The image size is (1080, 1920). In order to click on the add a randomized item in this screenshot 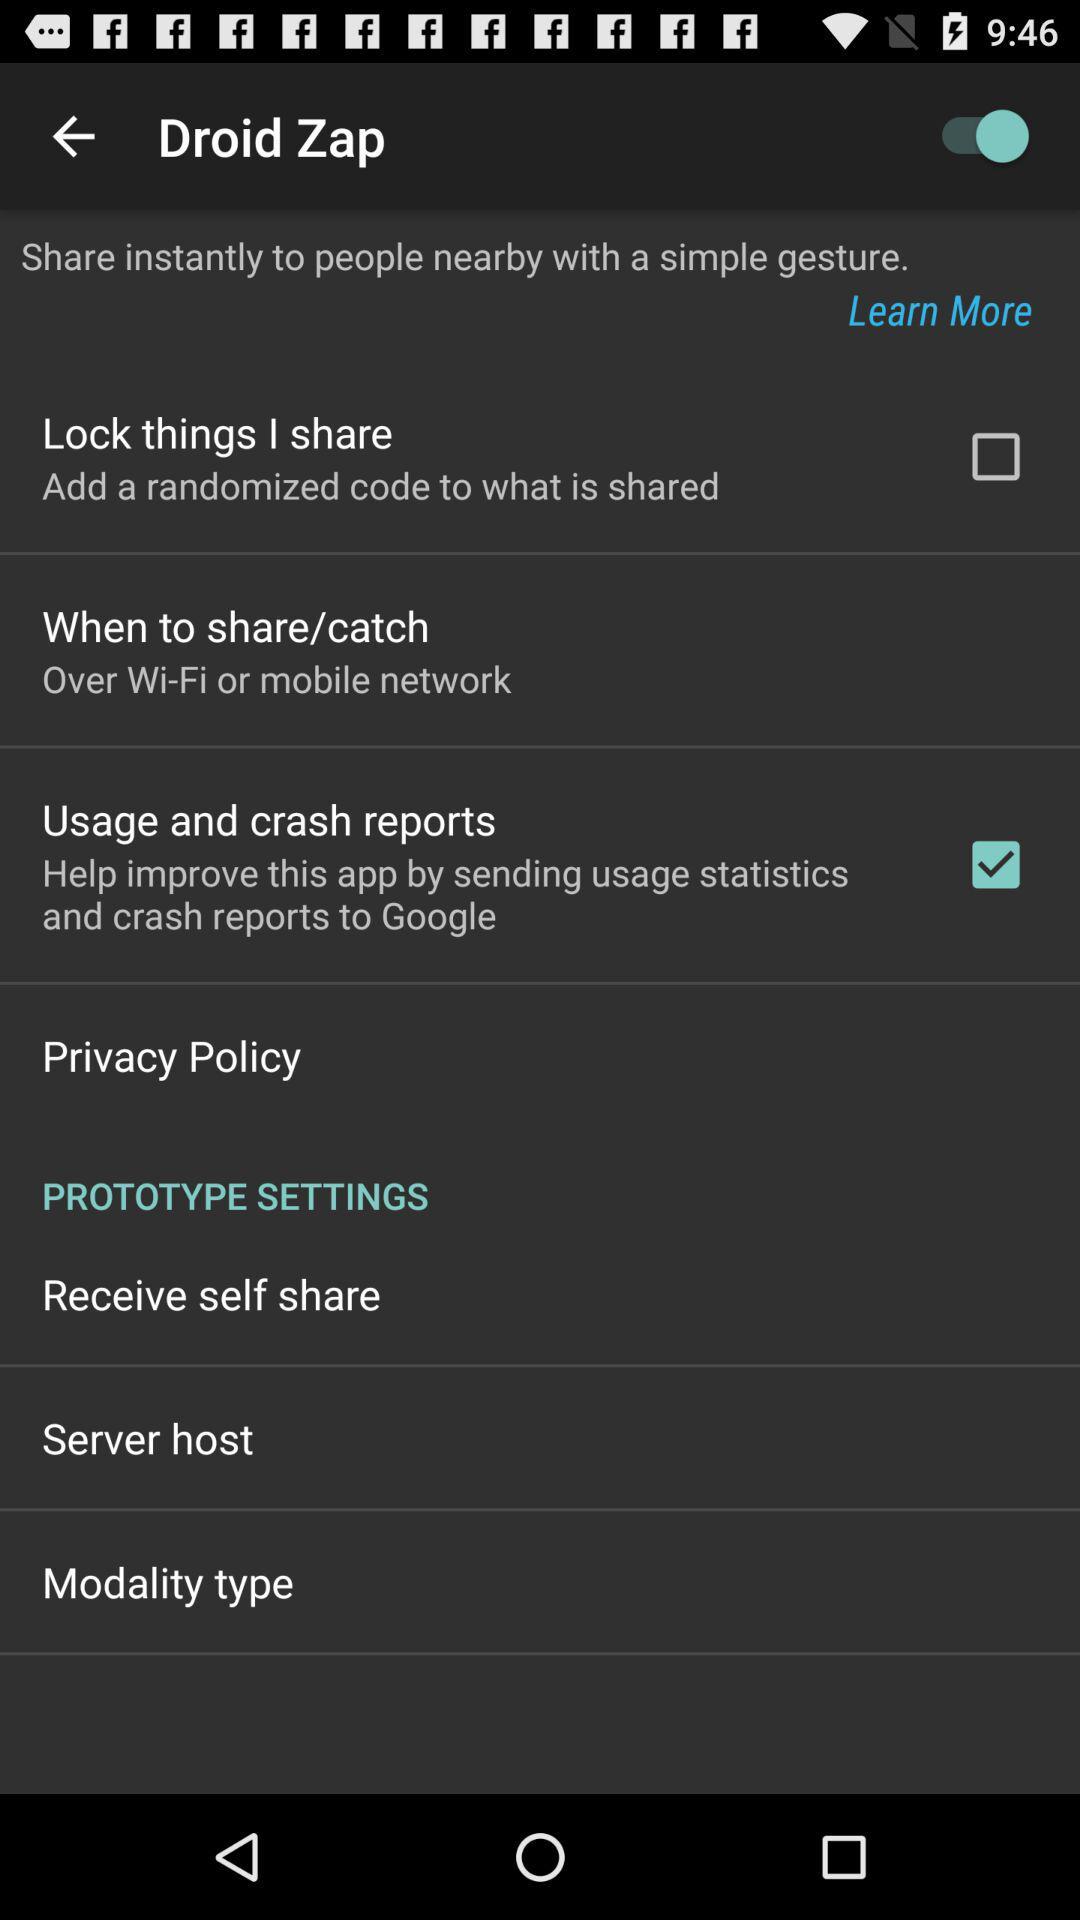, I will do `click(381, 485)`.